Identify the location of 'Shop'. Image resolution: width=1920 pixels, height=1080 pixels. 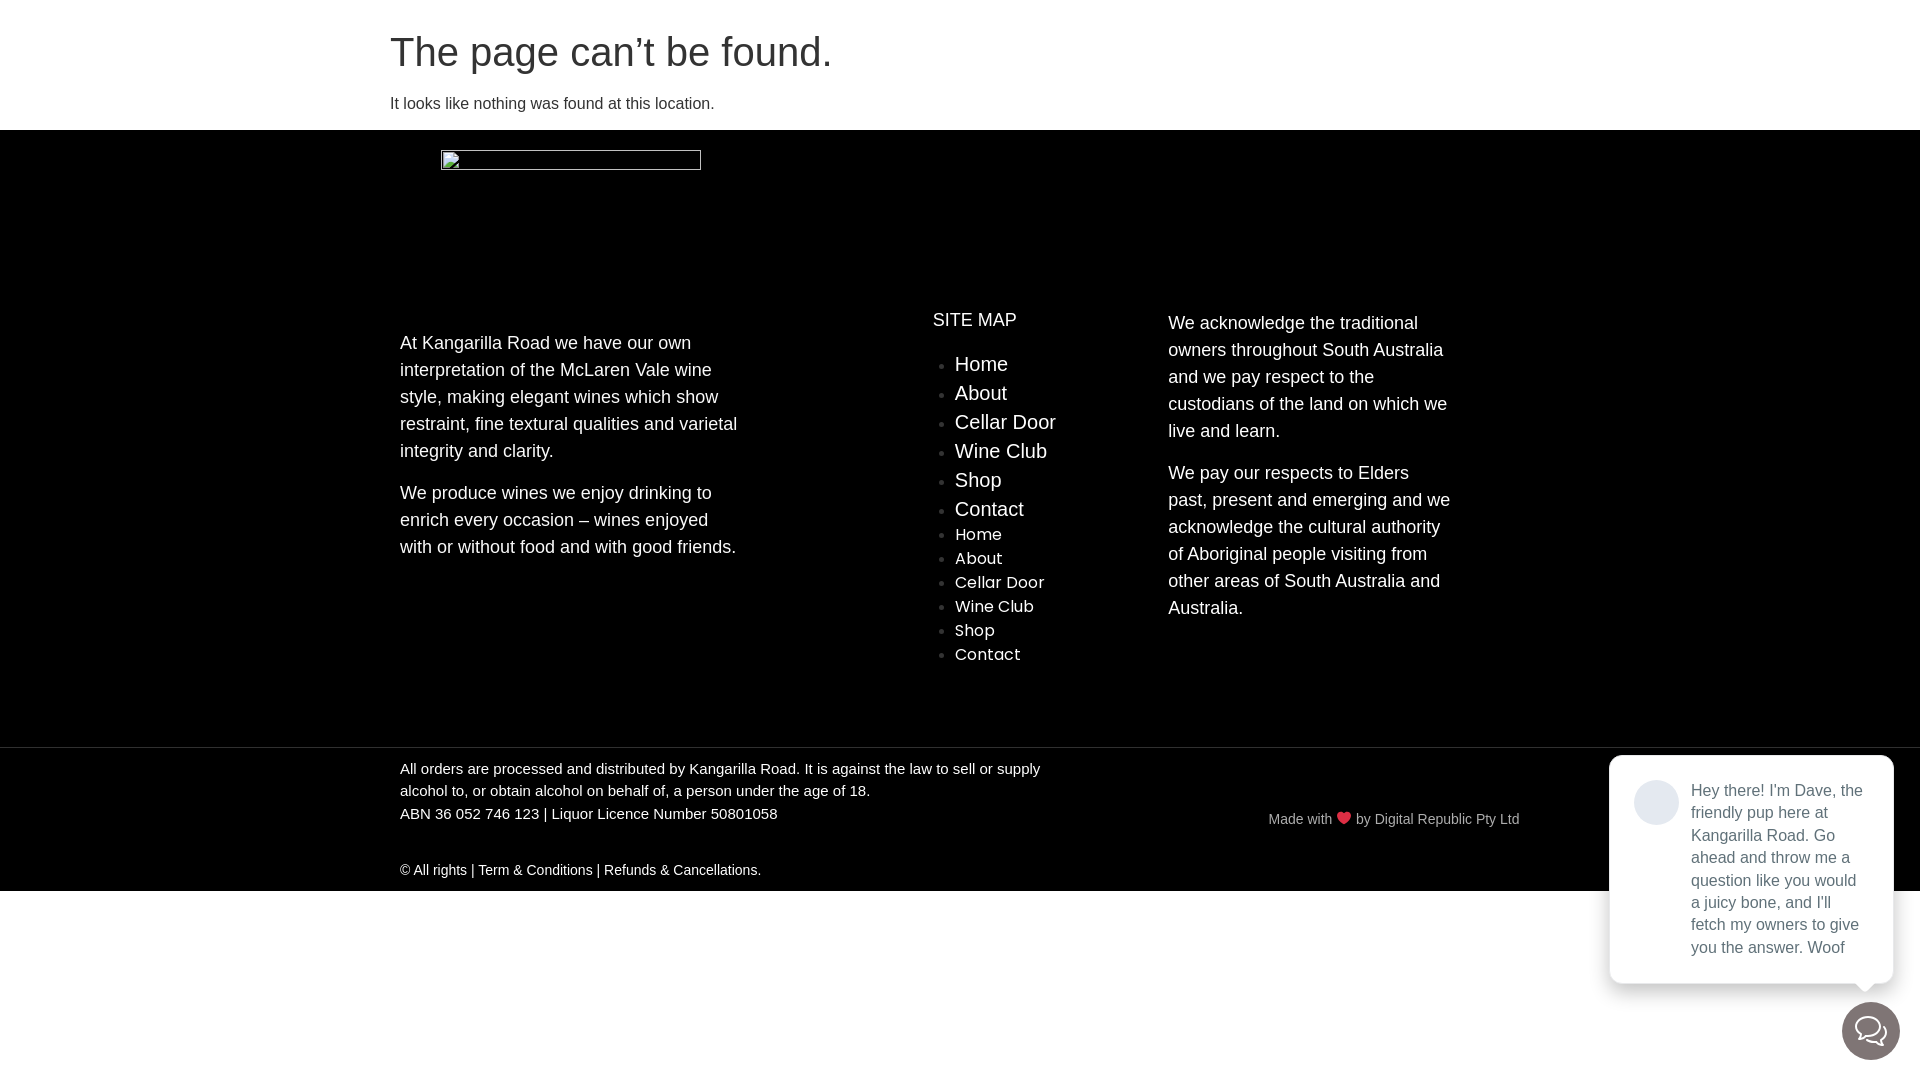
(974, 630).